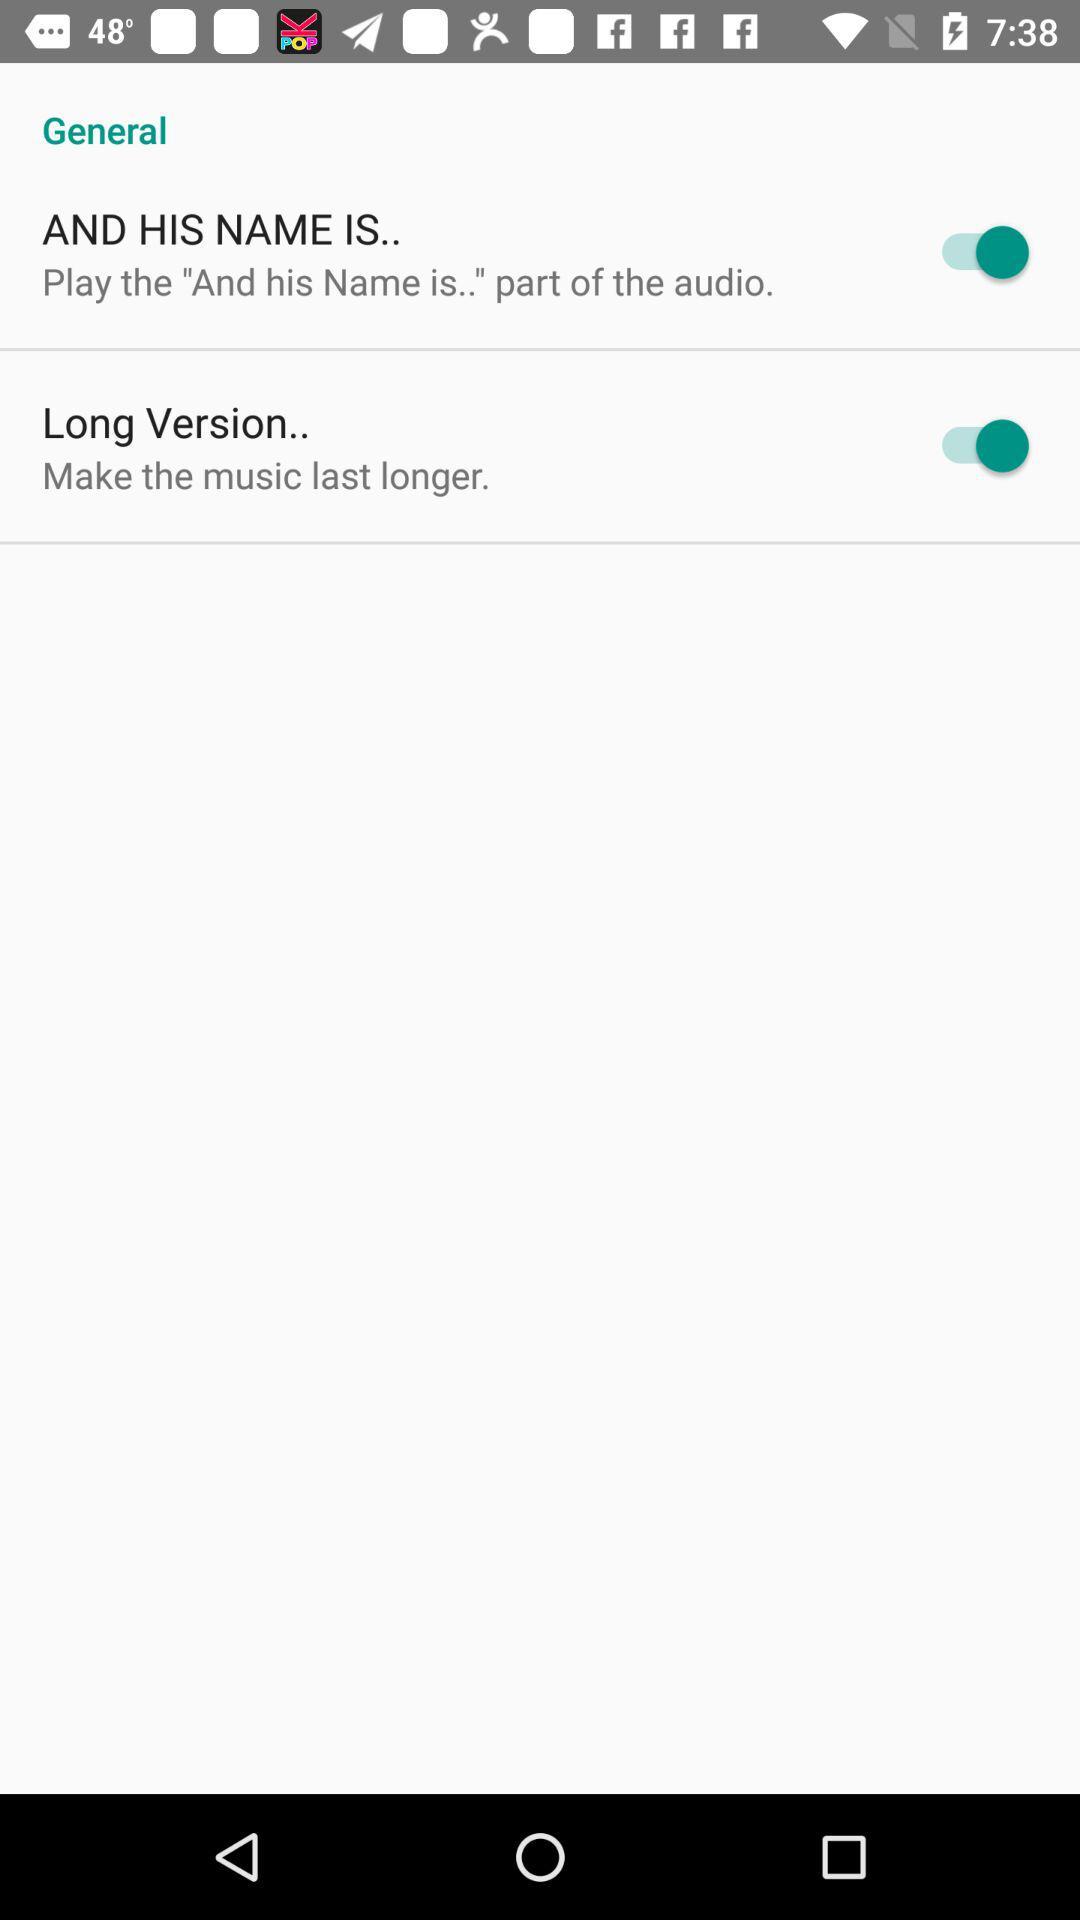 The height and width of the screenshot is (1920, 1080). I want to click on general icon, so click(540, 107).